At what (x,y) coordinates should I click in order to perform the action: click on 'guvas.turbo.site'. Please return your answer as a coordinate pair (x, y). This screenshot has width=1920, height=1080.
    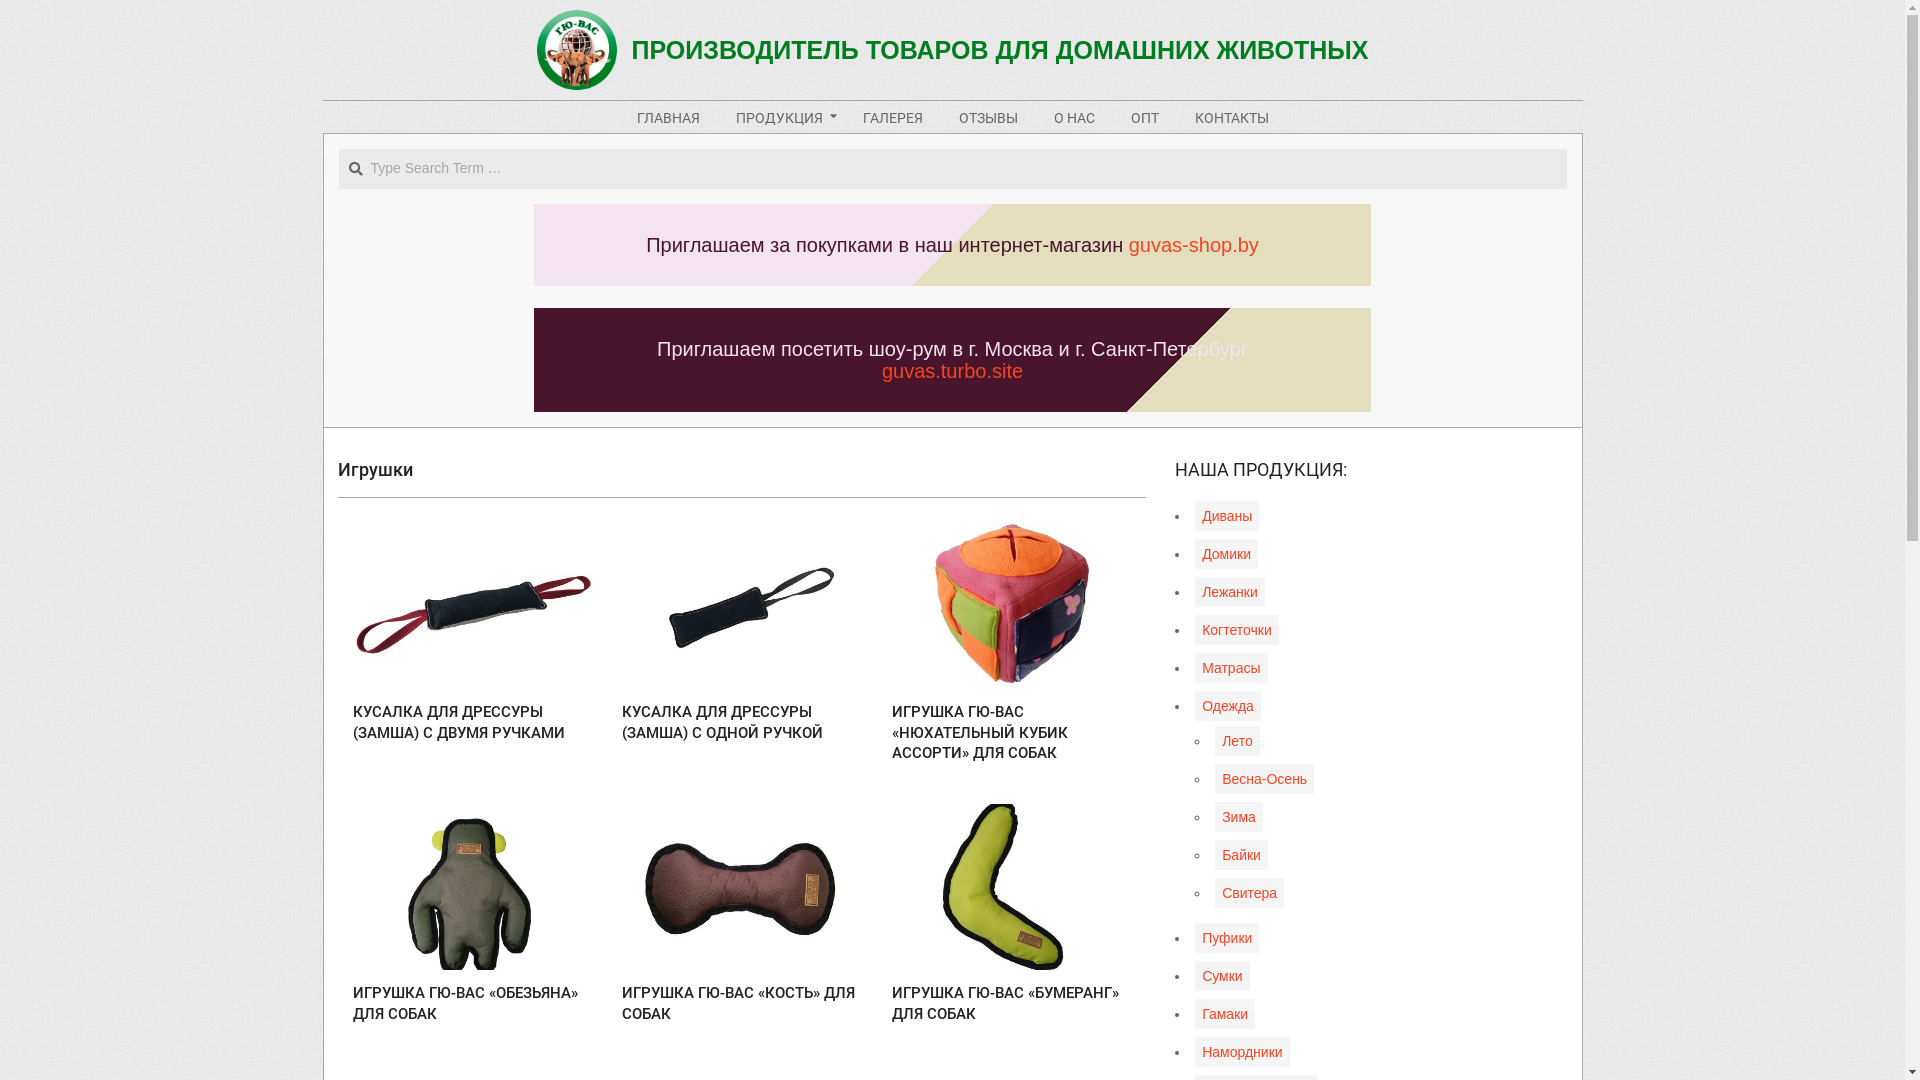
    Looking at the image, I should click on (951, 370).